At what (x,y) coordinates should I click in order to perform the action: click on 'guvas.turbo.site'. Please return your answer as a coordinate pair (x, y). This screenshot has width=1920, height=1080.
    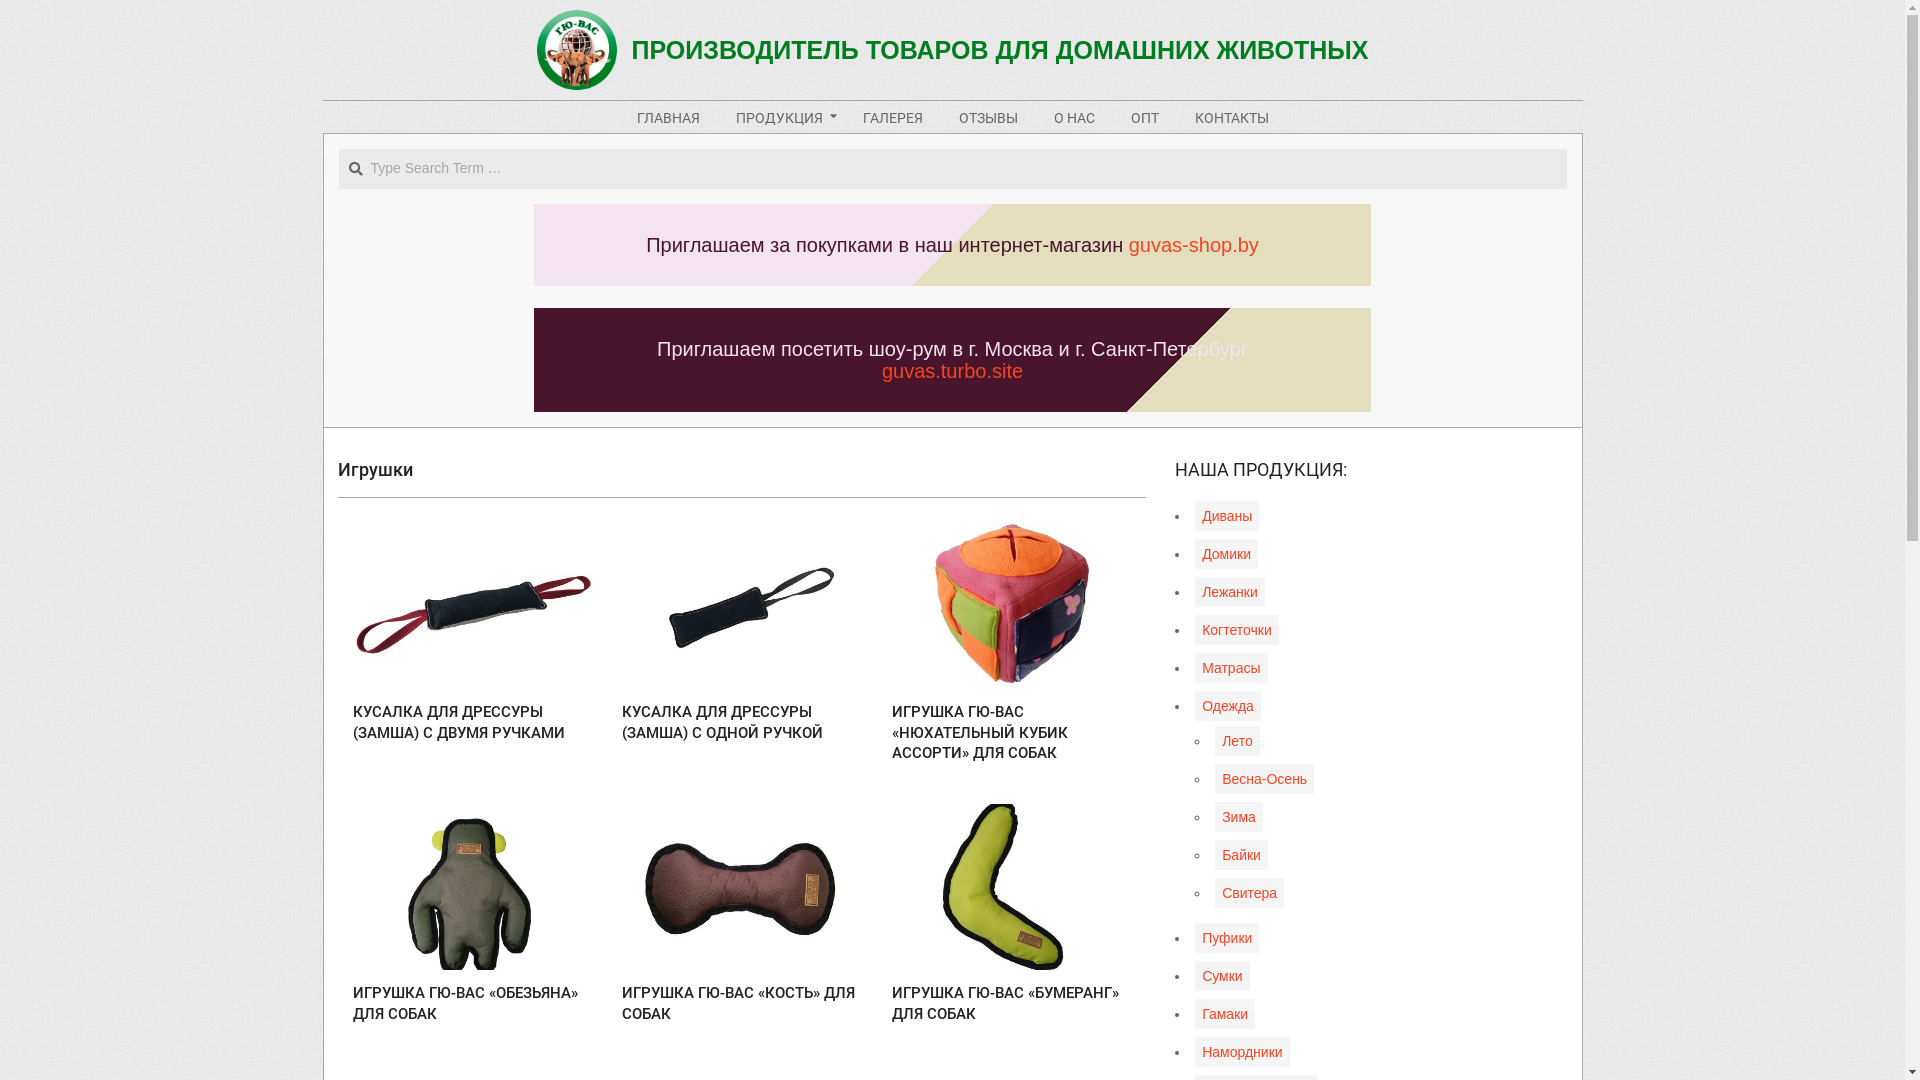
    Looking at the image, I should click on (951, 370).